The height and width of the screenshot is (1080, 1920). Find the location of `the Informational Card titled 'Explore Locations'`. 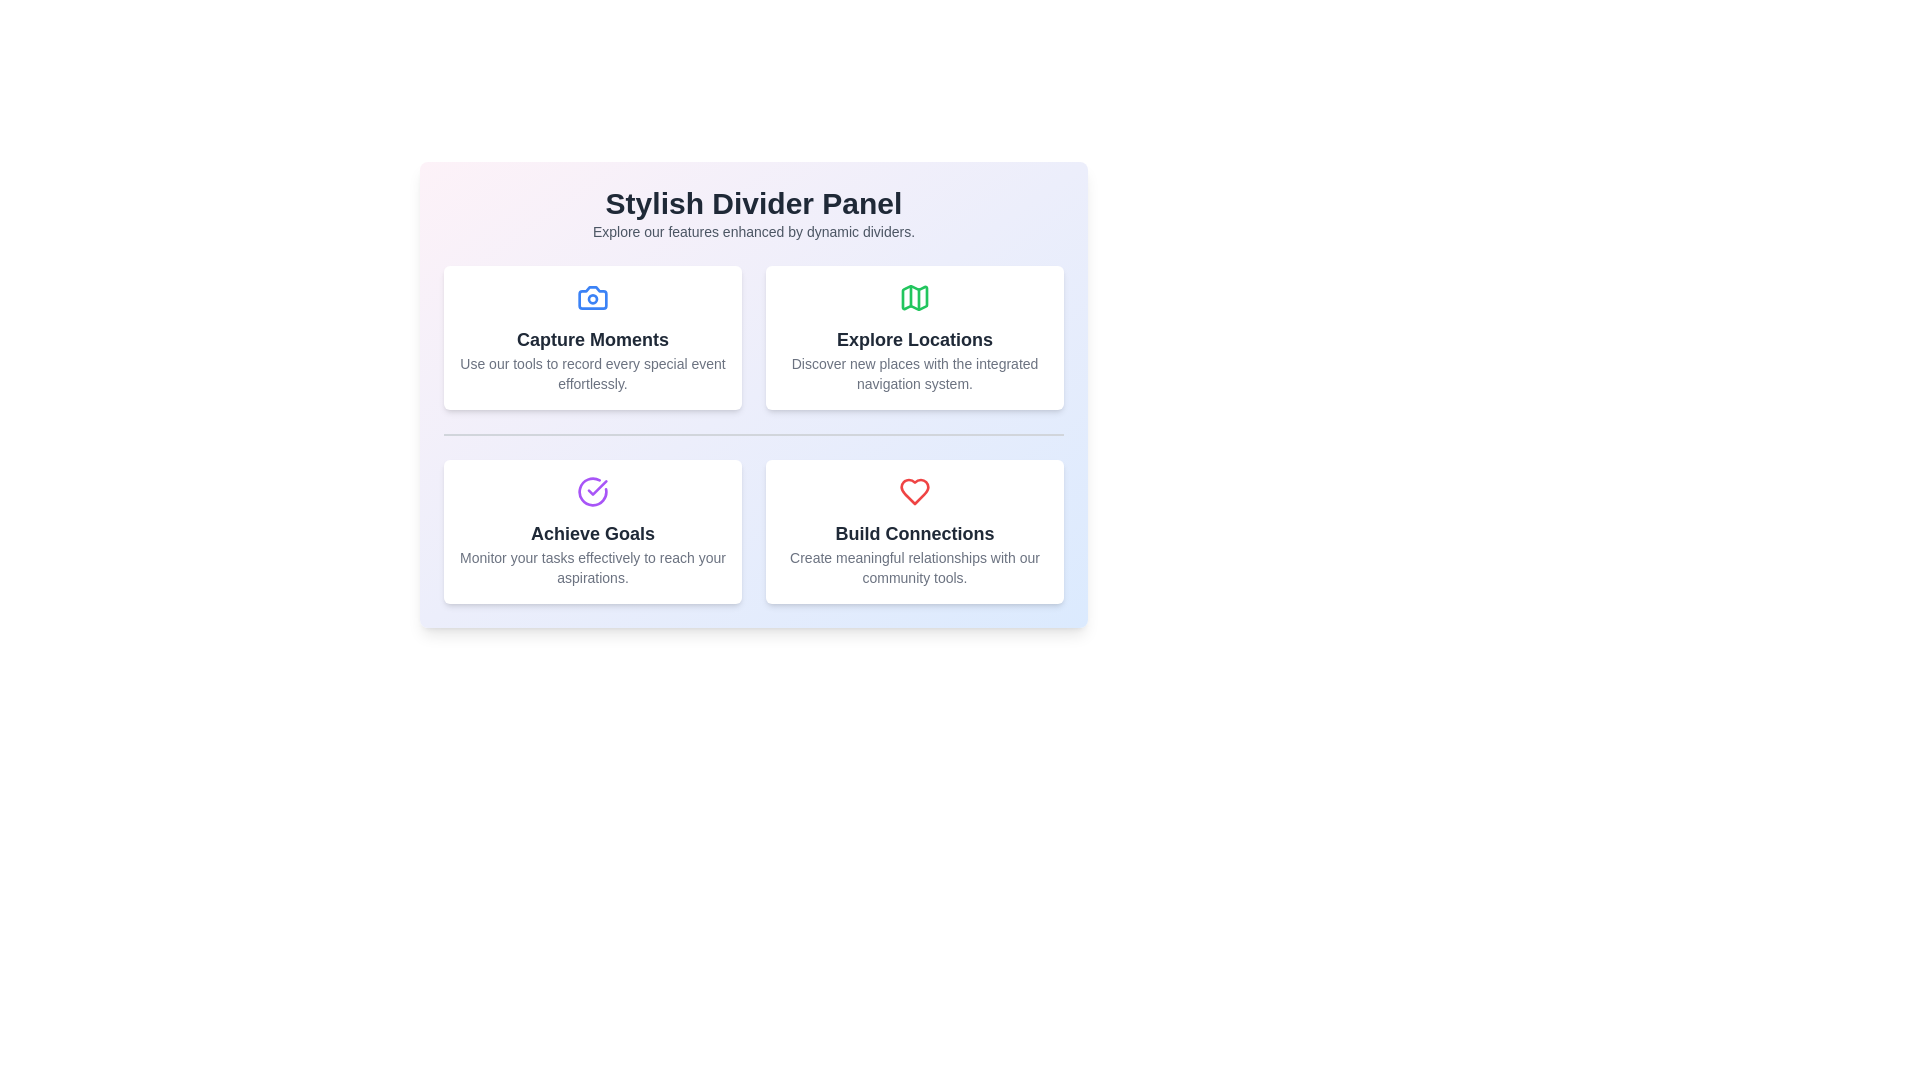

the Informational Card titled 'Explore Locations' is located at coordinates (914, 337).